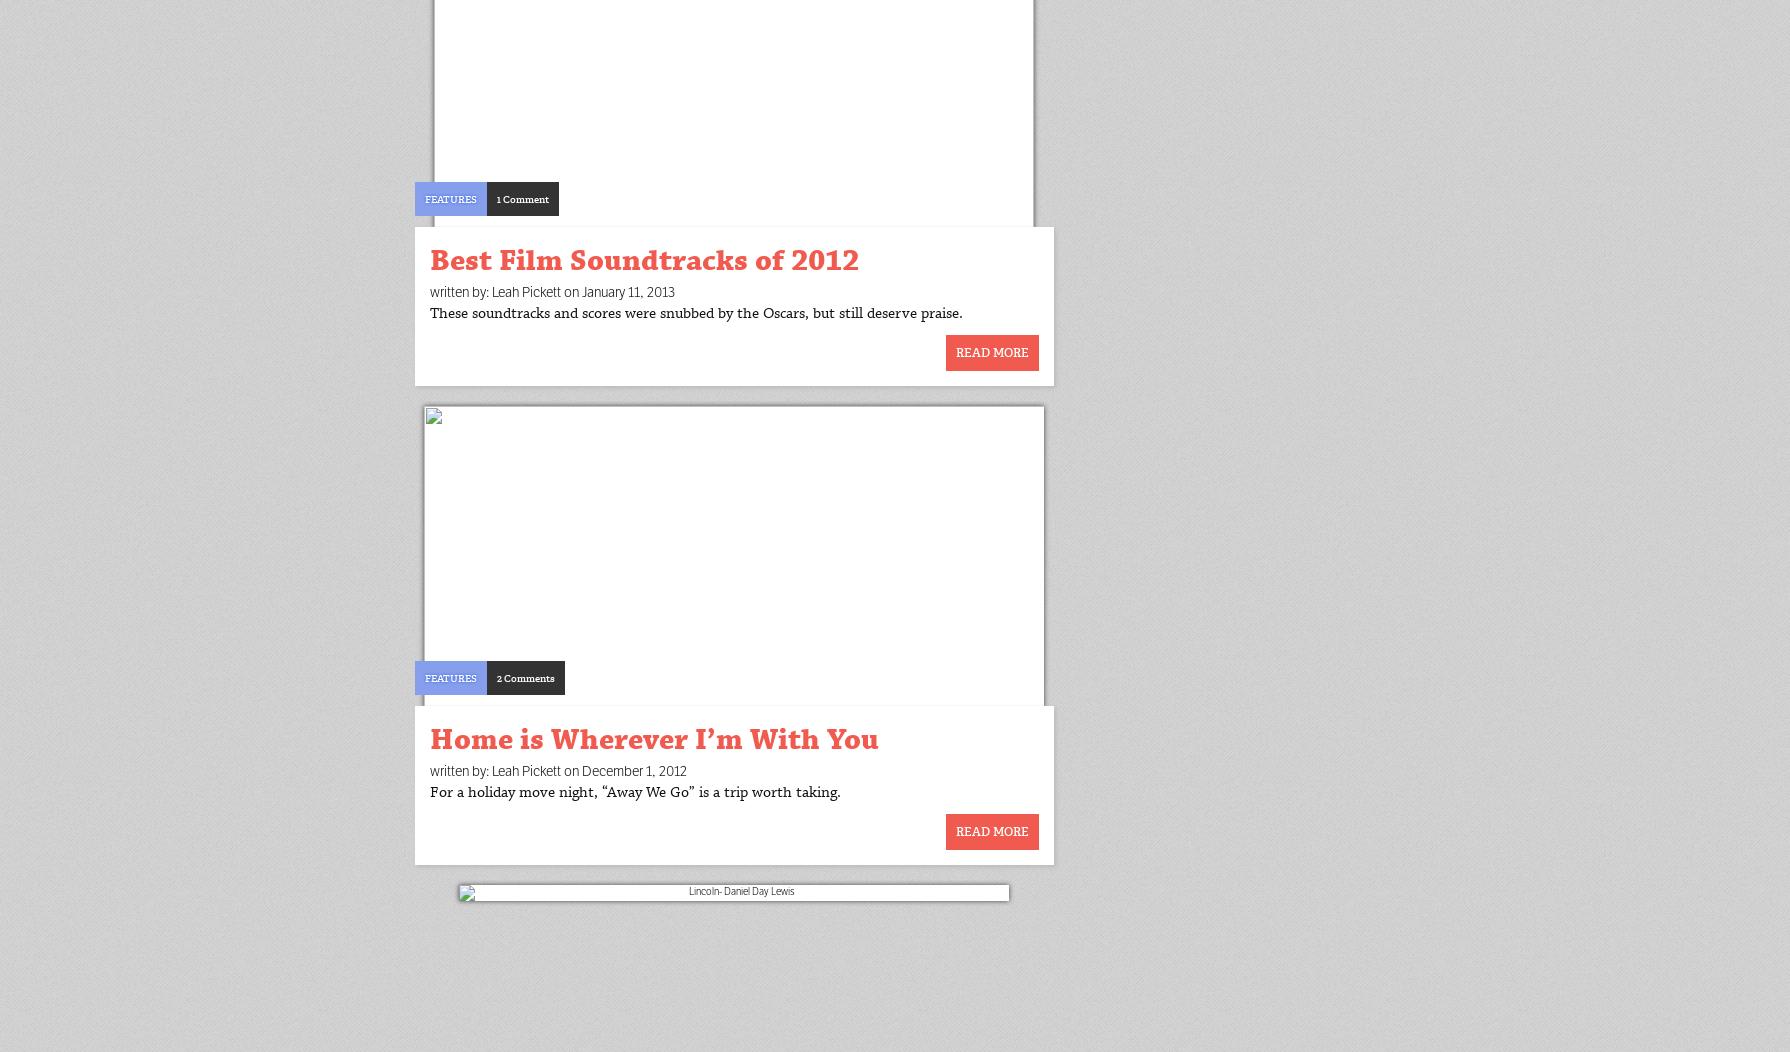 This screenshot has width=1790, height=1052. I want to click on 'Home is Wherever I’m With You', so click(653, 739).